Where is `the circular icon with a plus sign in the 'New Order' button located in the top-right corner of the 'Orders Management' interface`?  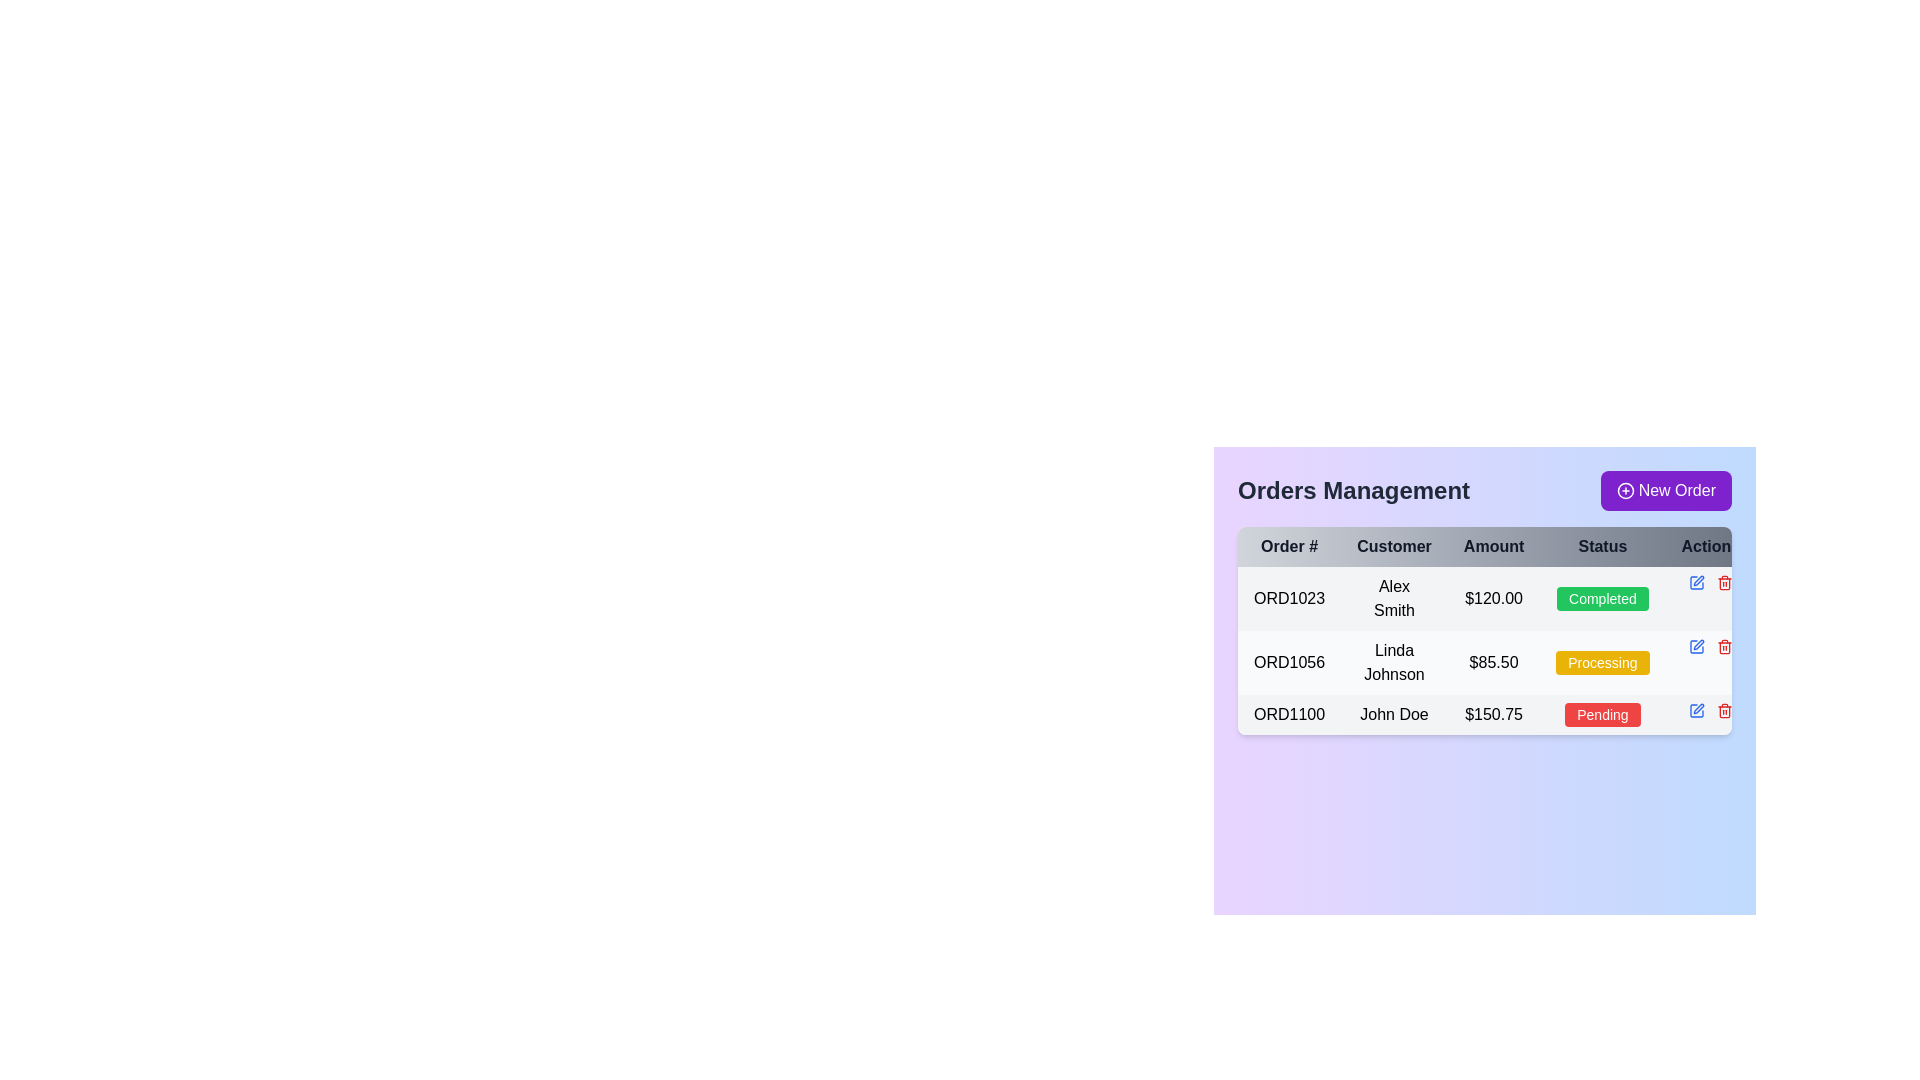 the circular icon with a plus sign in the 'New Order' button located in the top-right corner of the 'Orders Management' interface is located at coordinates (1625, 490).